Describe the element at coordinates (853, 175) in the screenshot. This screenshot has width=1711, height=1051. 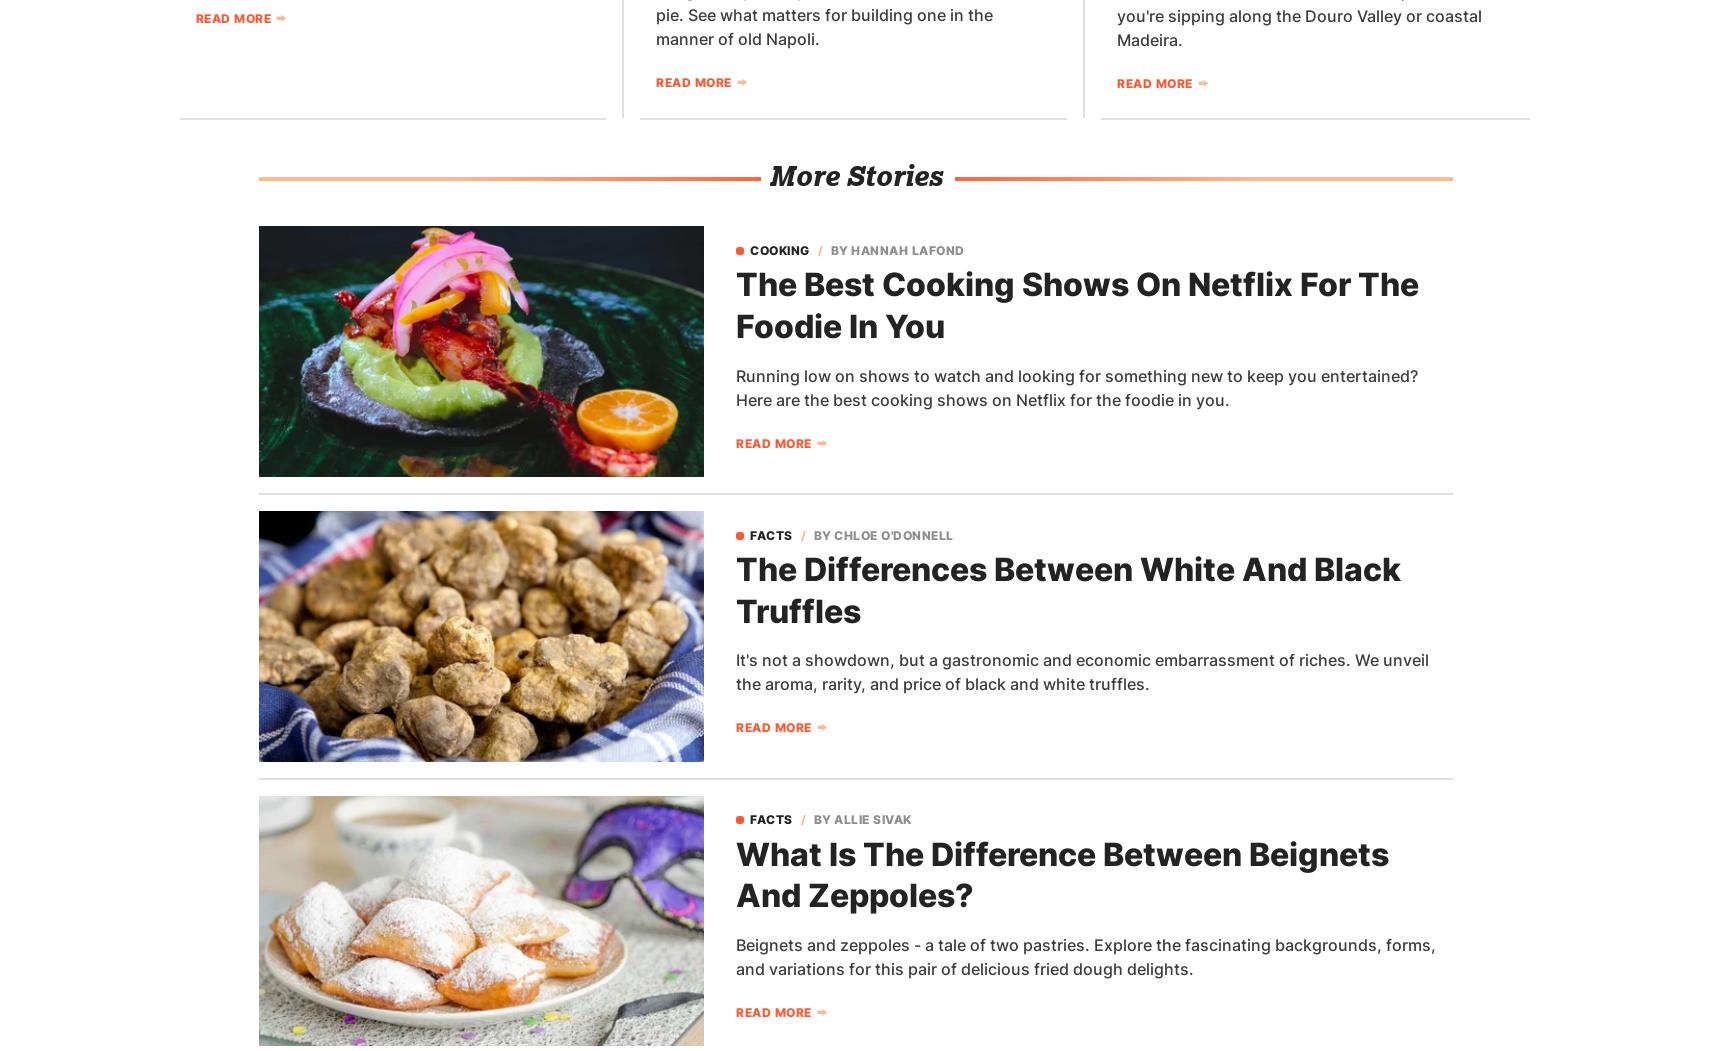
I see `'More Stories'` at that location.